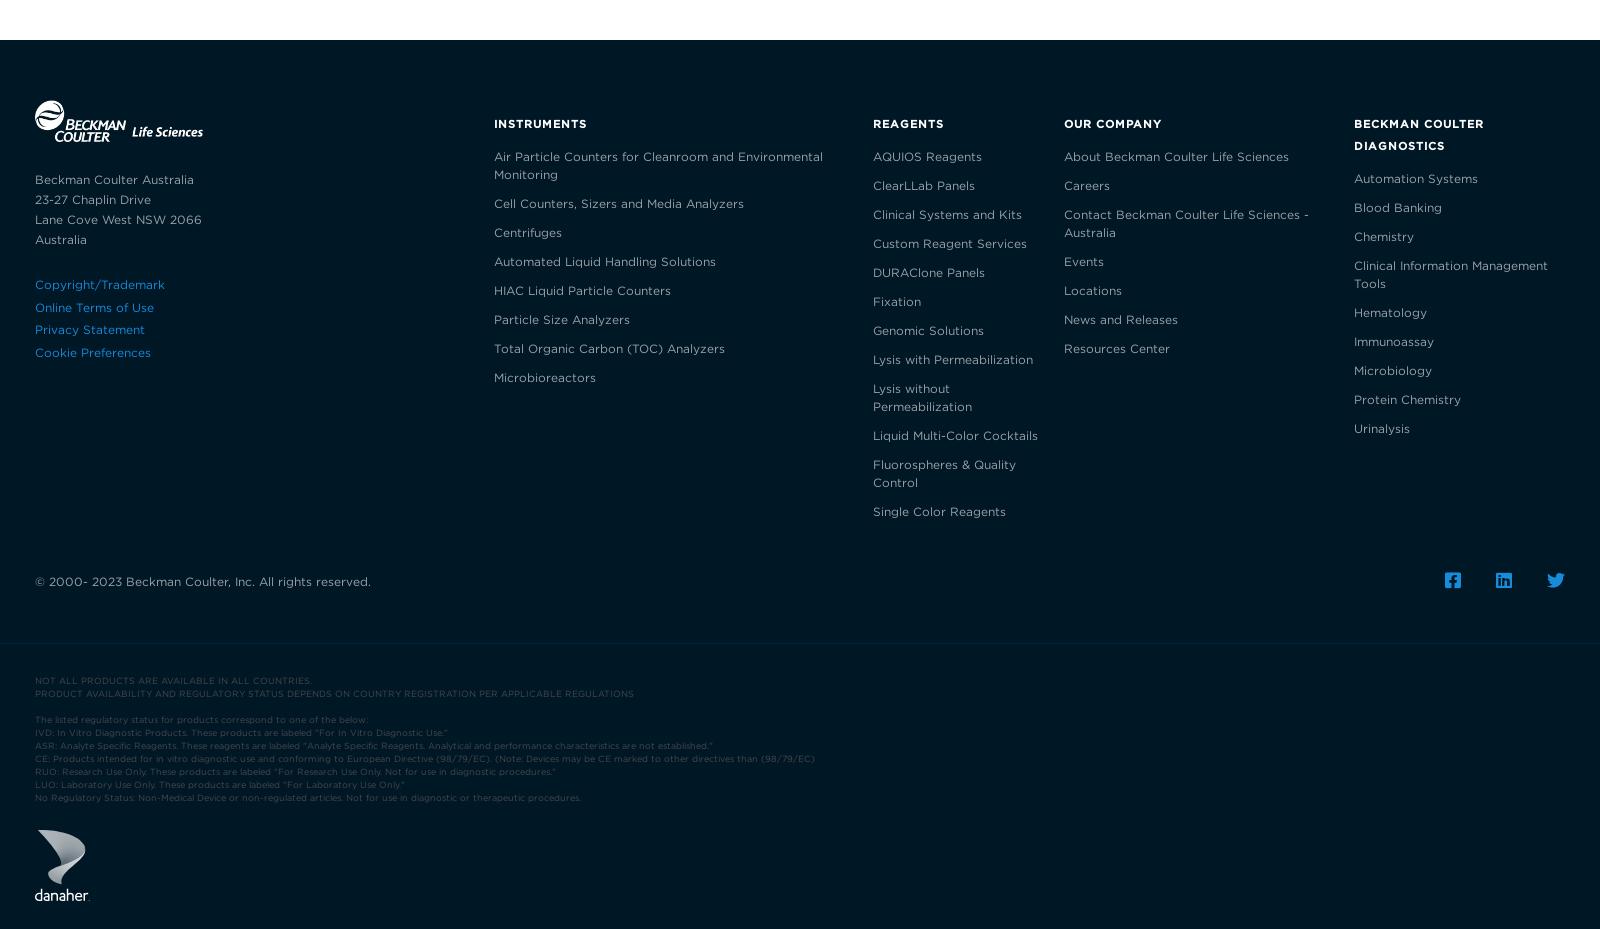 This screenshot has width=1600, height=929. Describe the element at coordinates (945, 212) in the screenshot. I see `'Clinical Systems and Kits'` at that location.